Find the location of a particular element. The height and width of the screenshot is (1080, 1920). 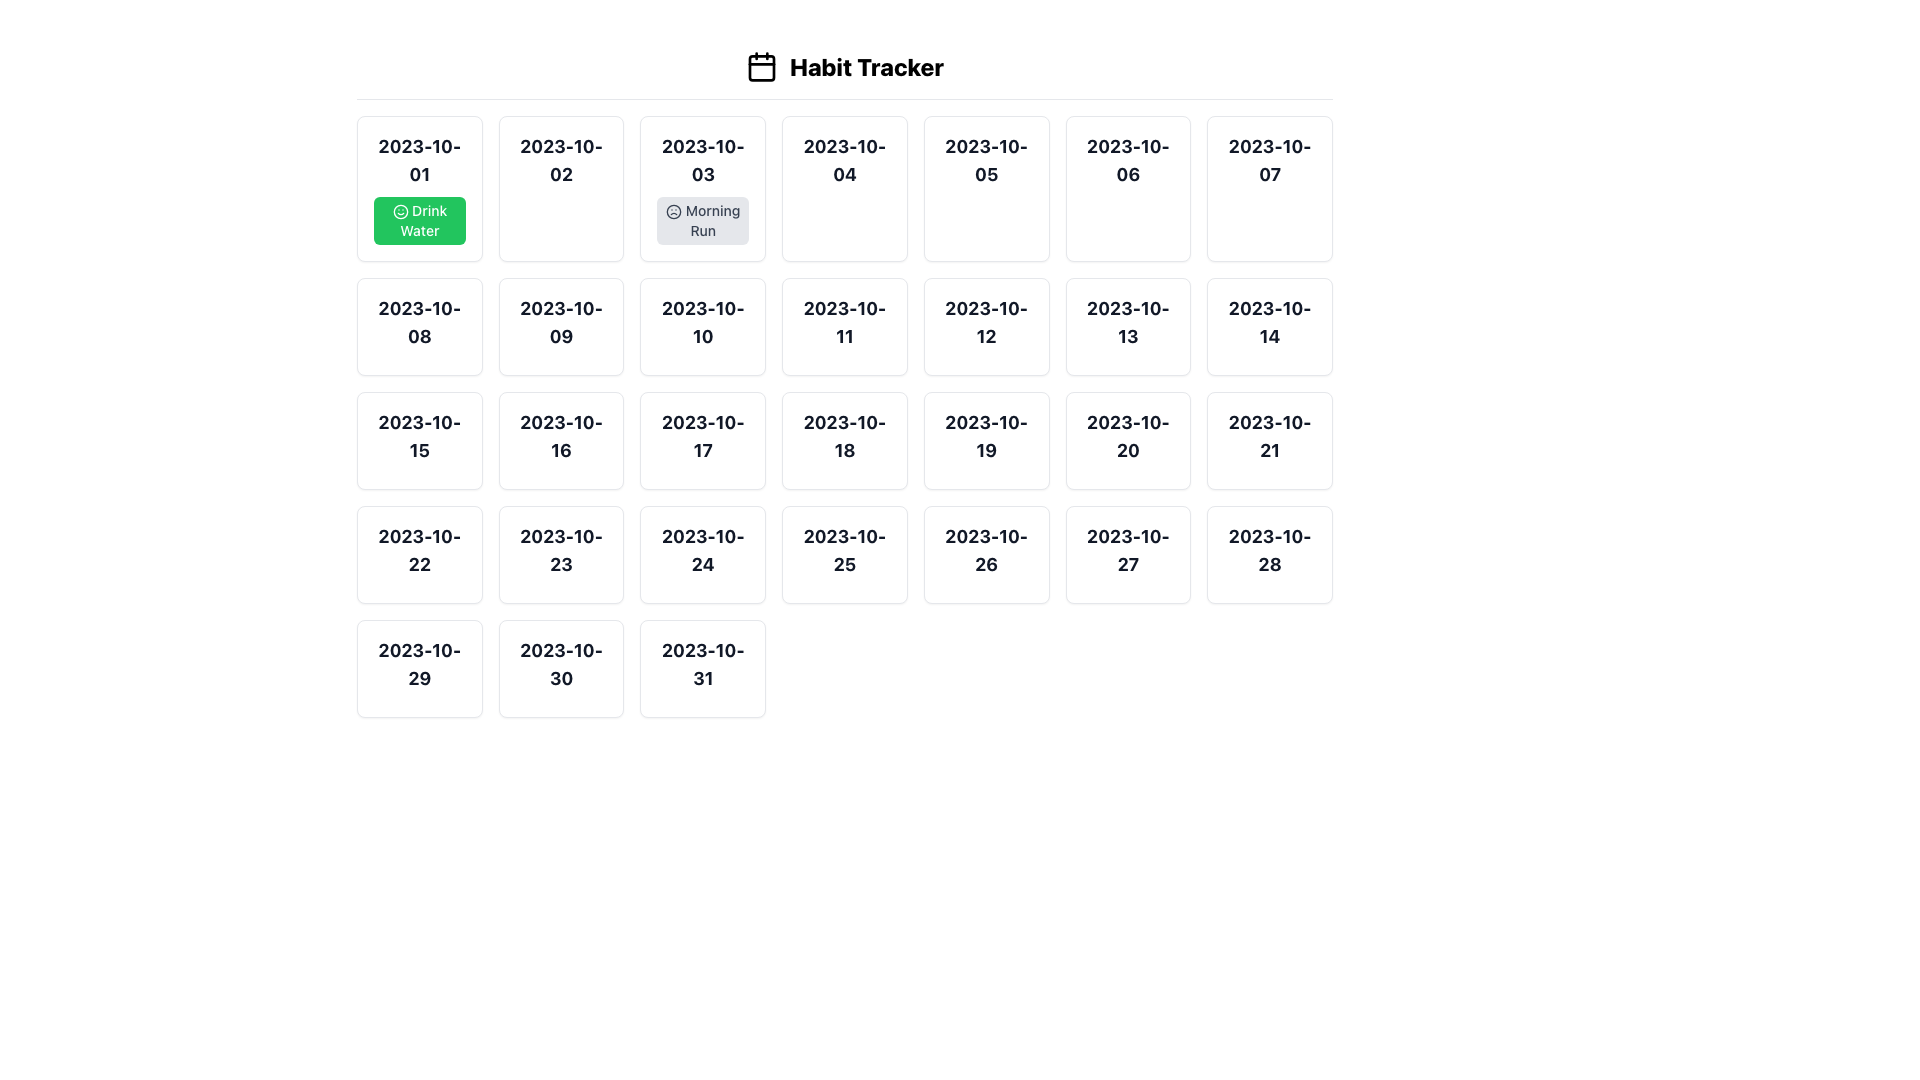

the decorative icon associated with the 'Drink Water' button located in the first cell of the calendar grid under the date '2023-10-01' is located at coordinates (400, 212).